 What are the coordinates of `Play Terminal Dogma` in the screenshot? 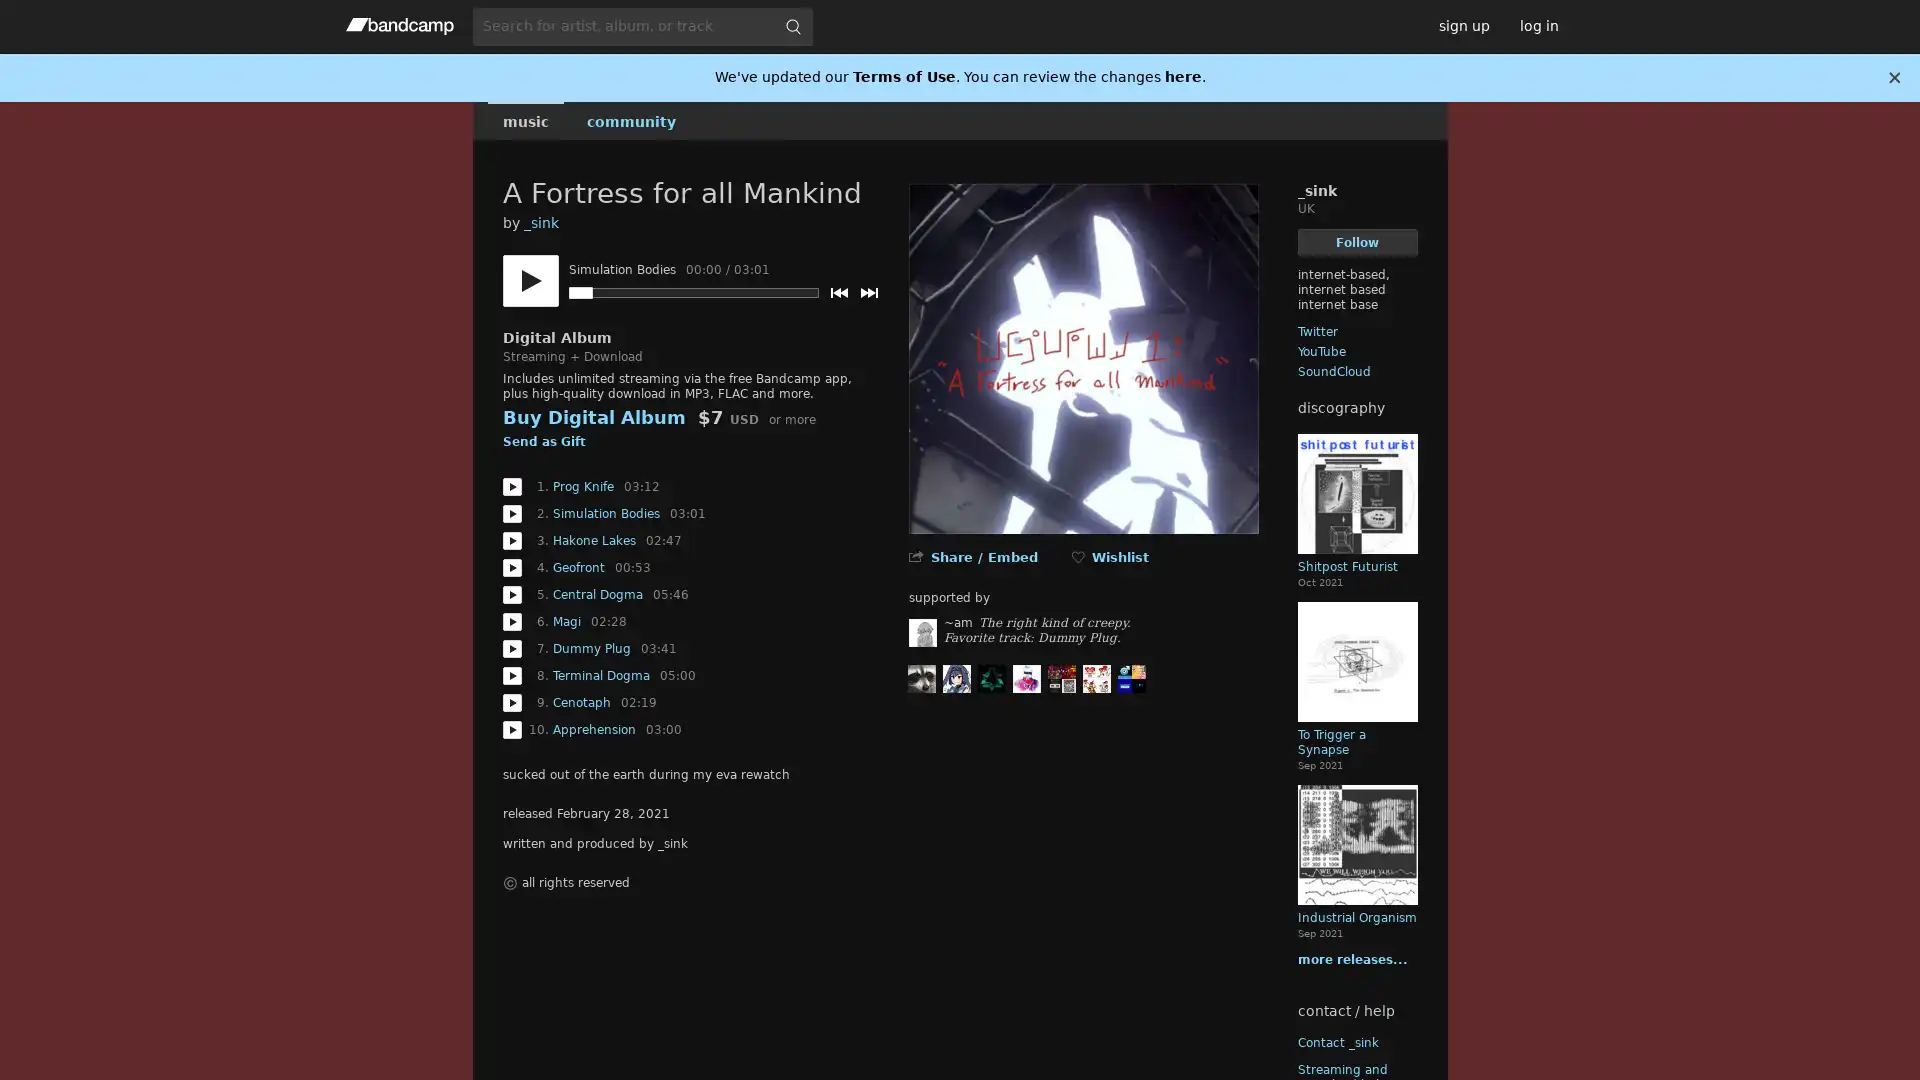 It's located at (511, 675).